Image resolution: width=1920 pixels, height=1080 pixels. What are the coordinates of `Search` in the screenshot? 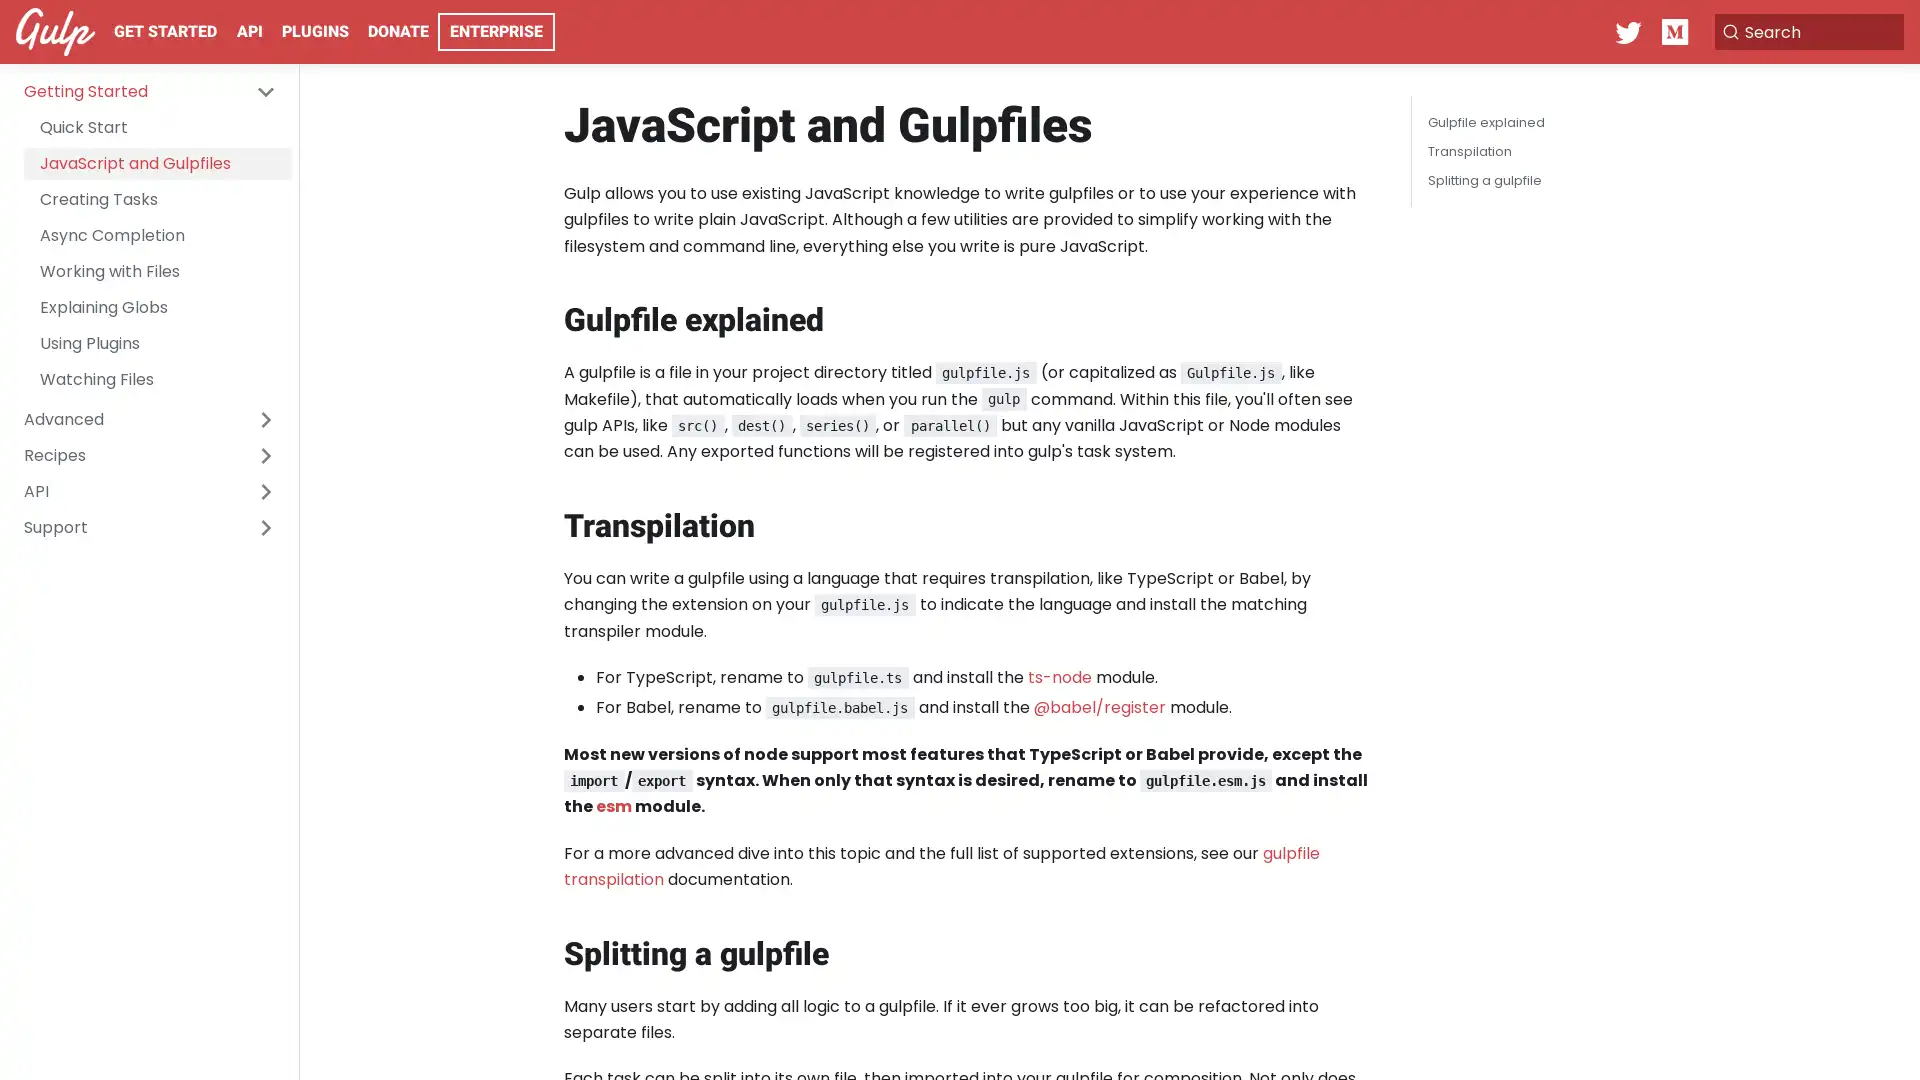 It's located at (1804, 31).